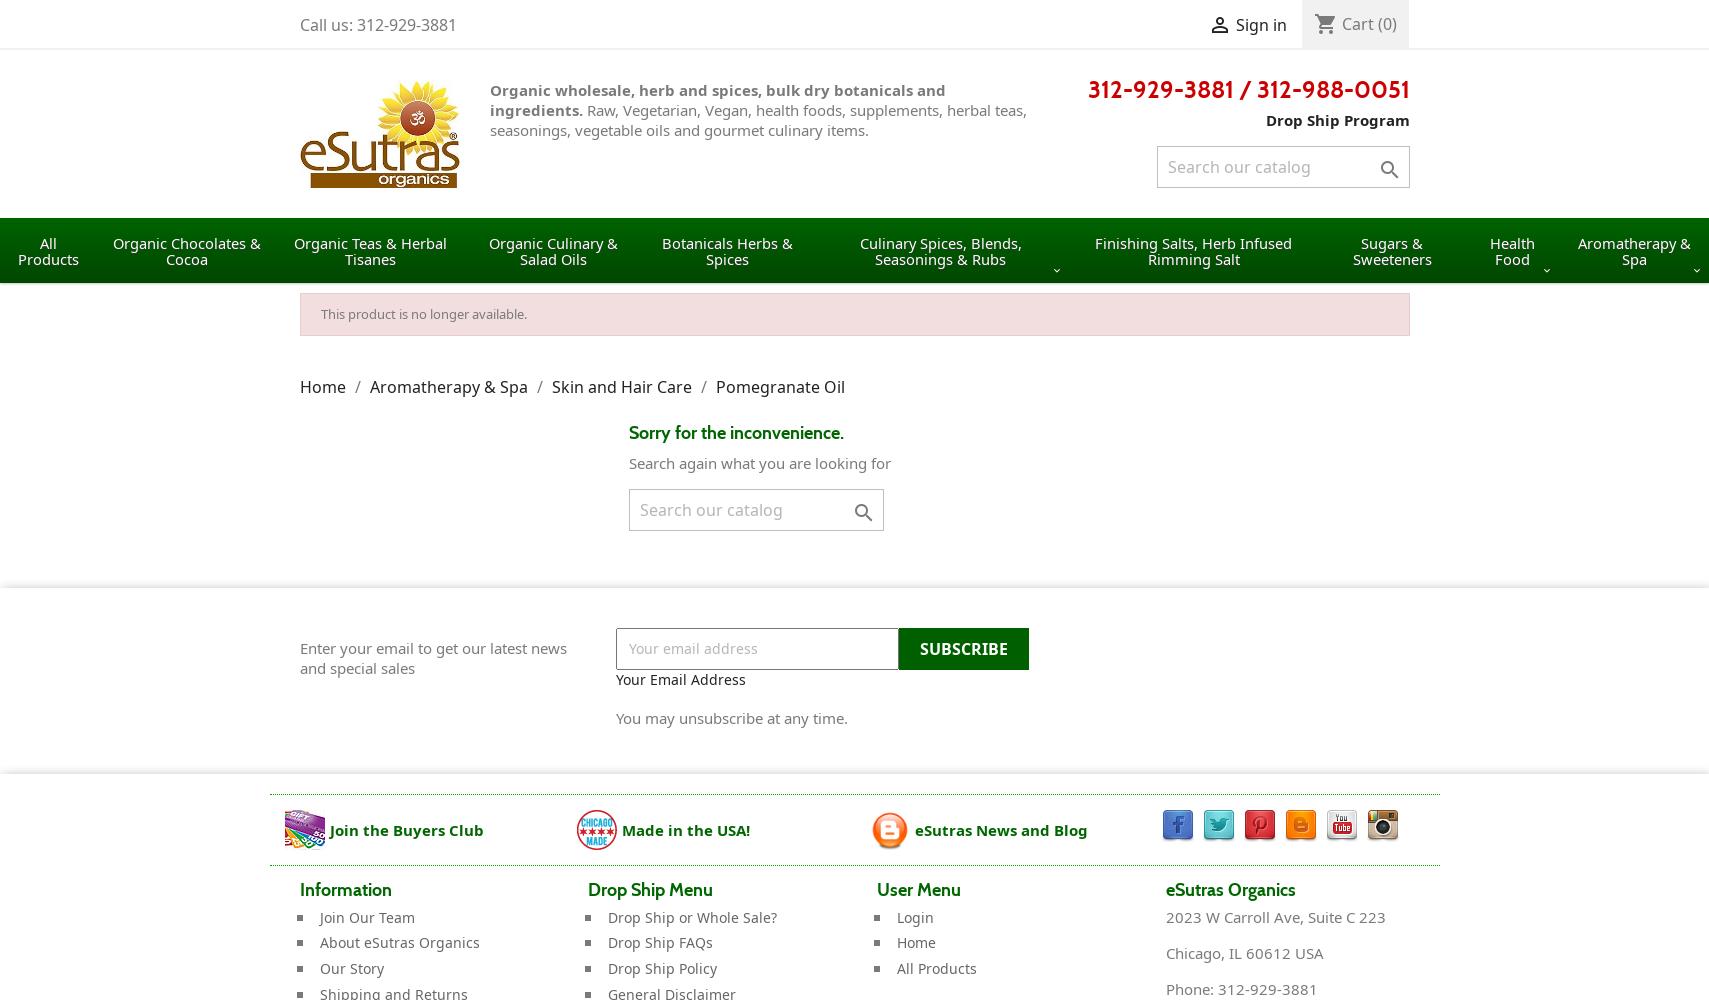 Image resolution: width=1709 pixels, height=1000 pixels. Describe the element at coordinates (1208, 987) in the screenshot. I see `':'` at that location.